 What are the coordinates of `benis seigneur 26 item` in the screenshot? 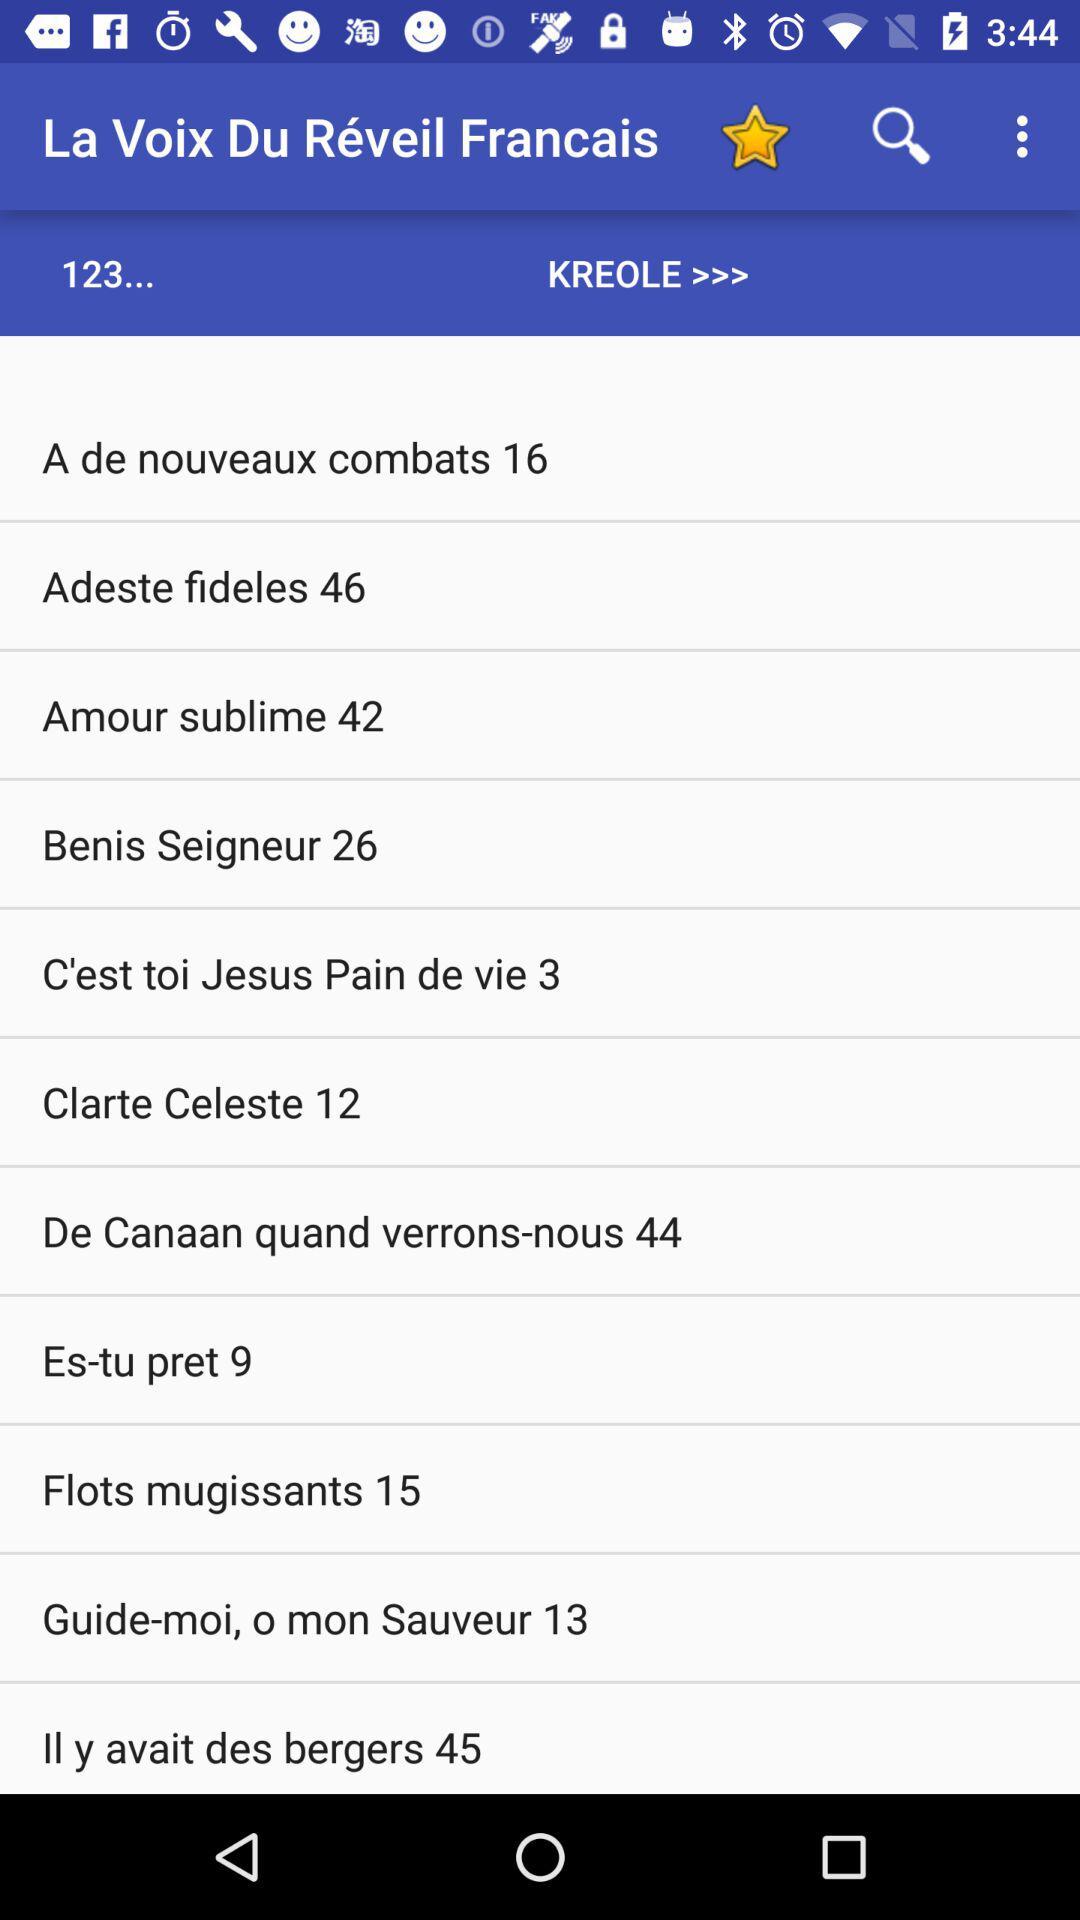 It's located at (540, 843).